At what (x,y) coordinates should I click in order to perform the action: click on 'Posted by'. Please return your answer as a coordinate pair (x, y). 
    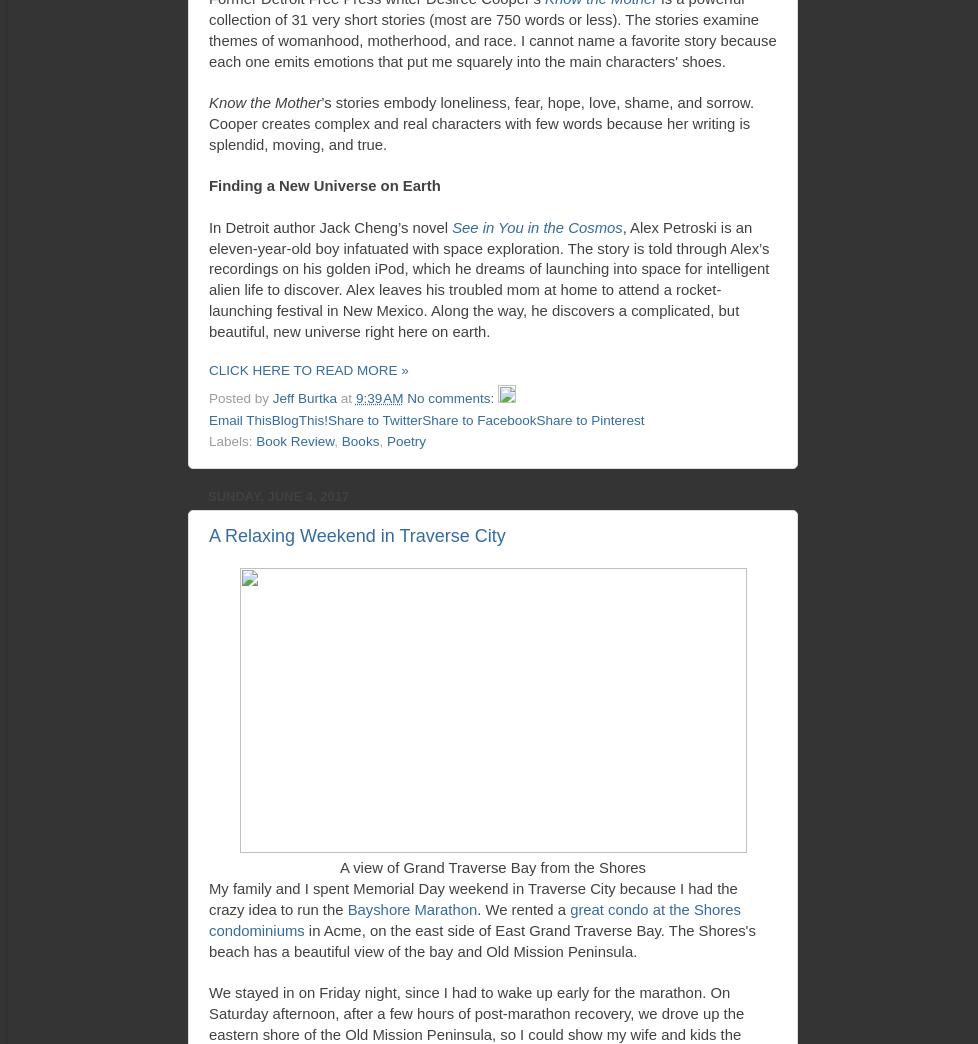
    Looking at the image, I should click on (240, 397).